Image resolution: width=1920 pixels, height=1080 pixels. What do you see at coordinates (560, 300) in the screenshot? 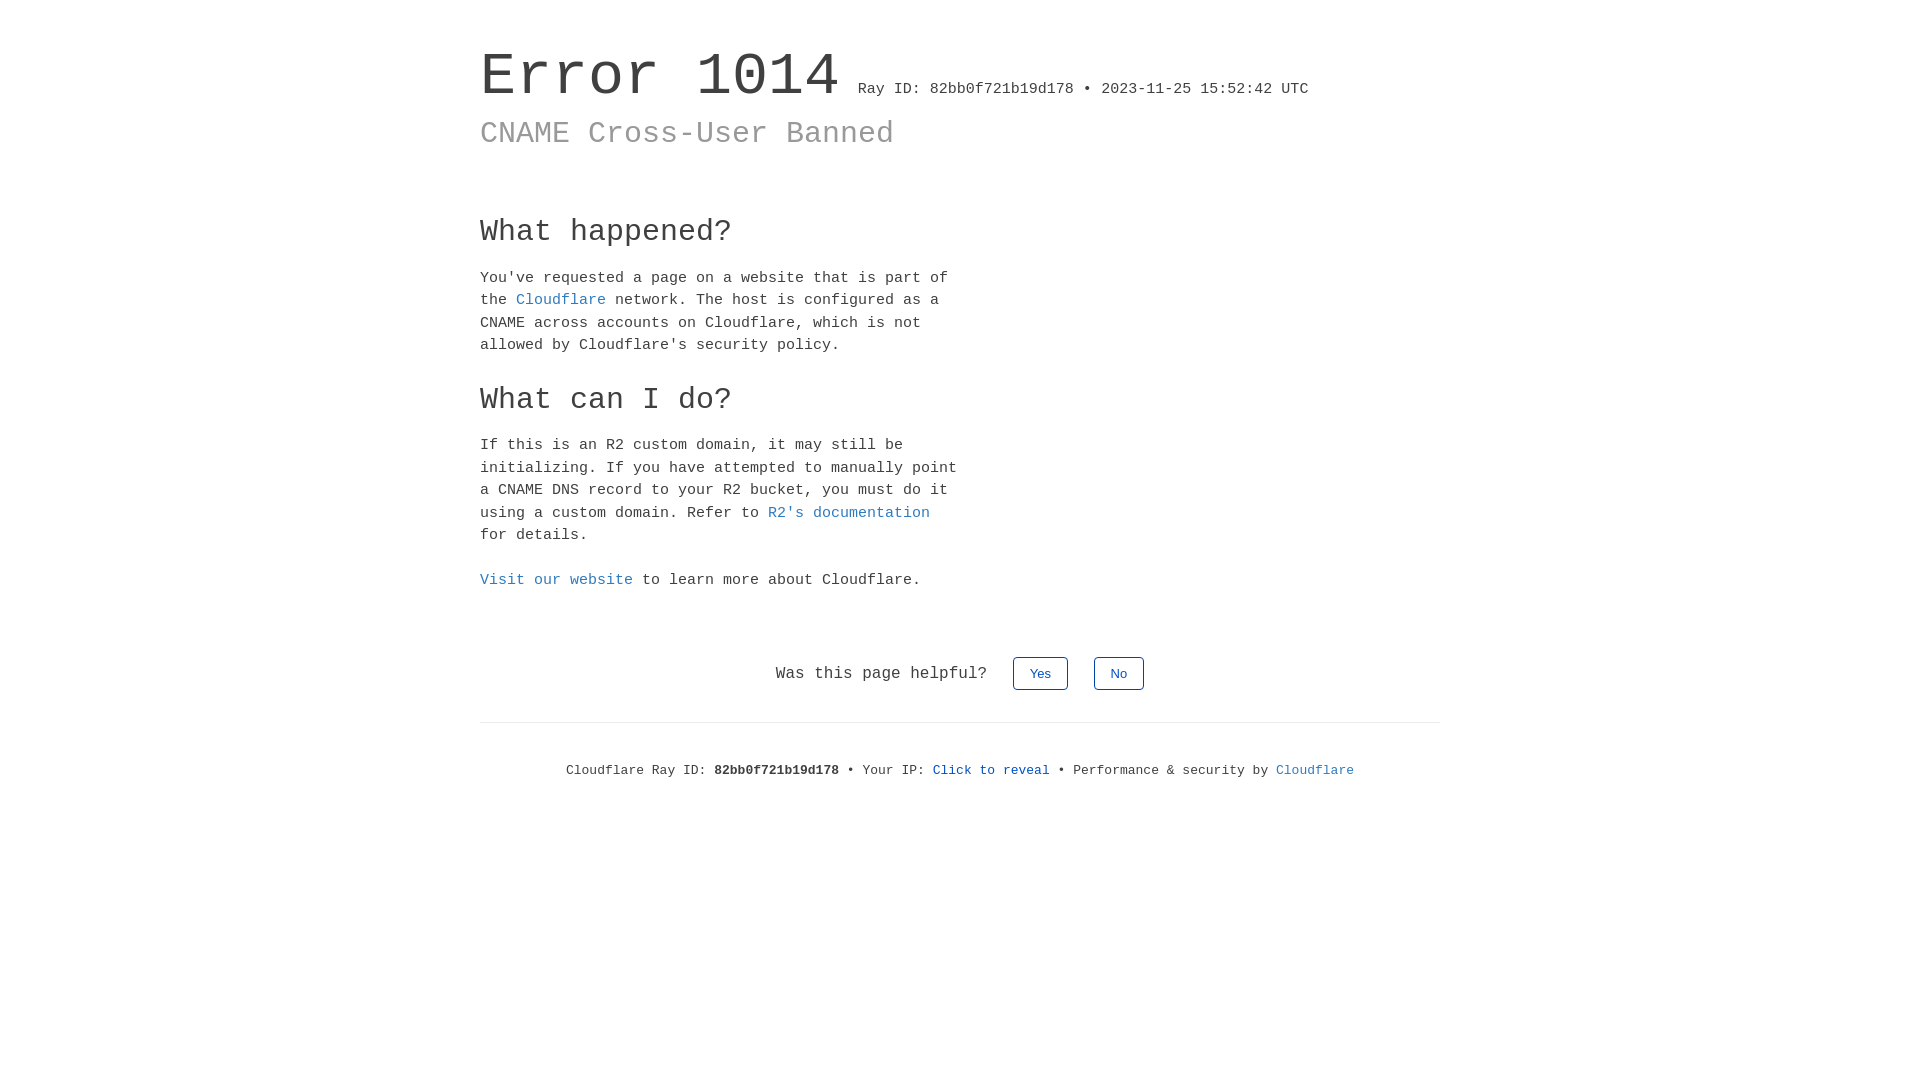
I see `'Cloudflare'` at bounding box center [560, 300].